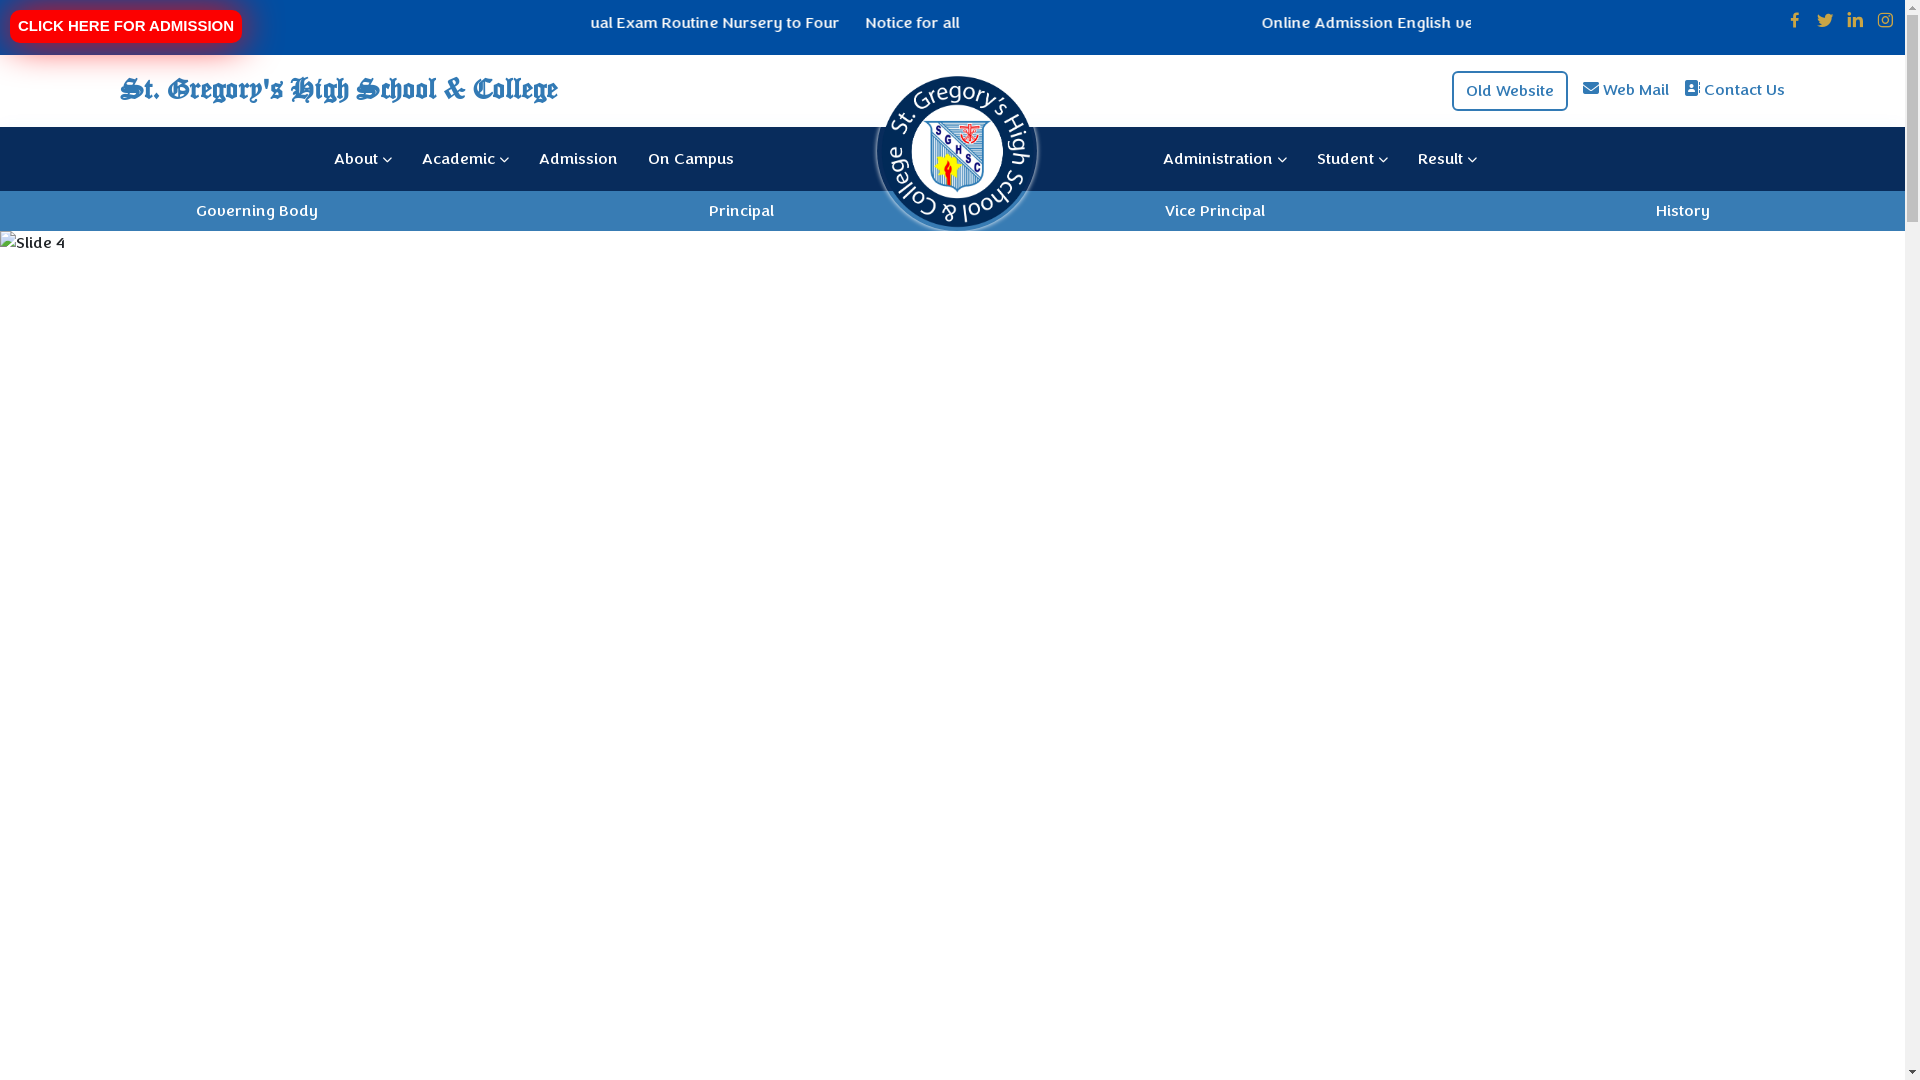  What do you see at coordinates (1223, 157) in the screenshot?
I see `'Administration'` at bounding box center [1223, 157].